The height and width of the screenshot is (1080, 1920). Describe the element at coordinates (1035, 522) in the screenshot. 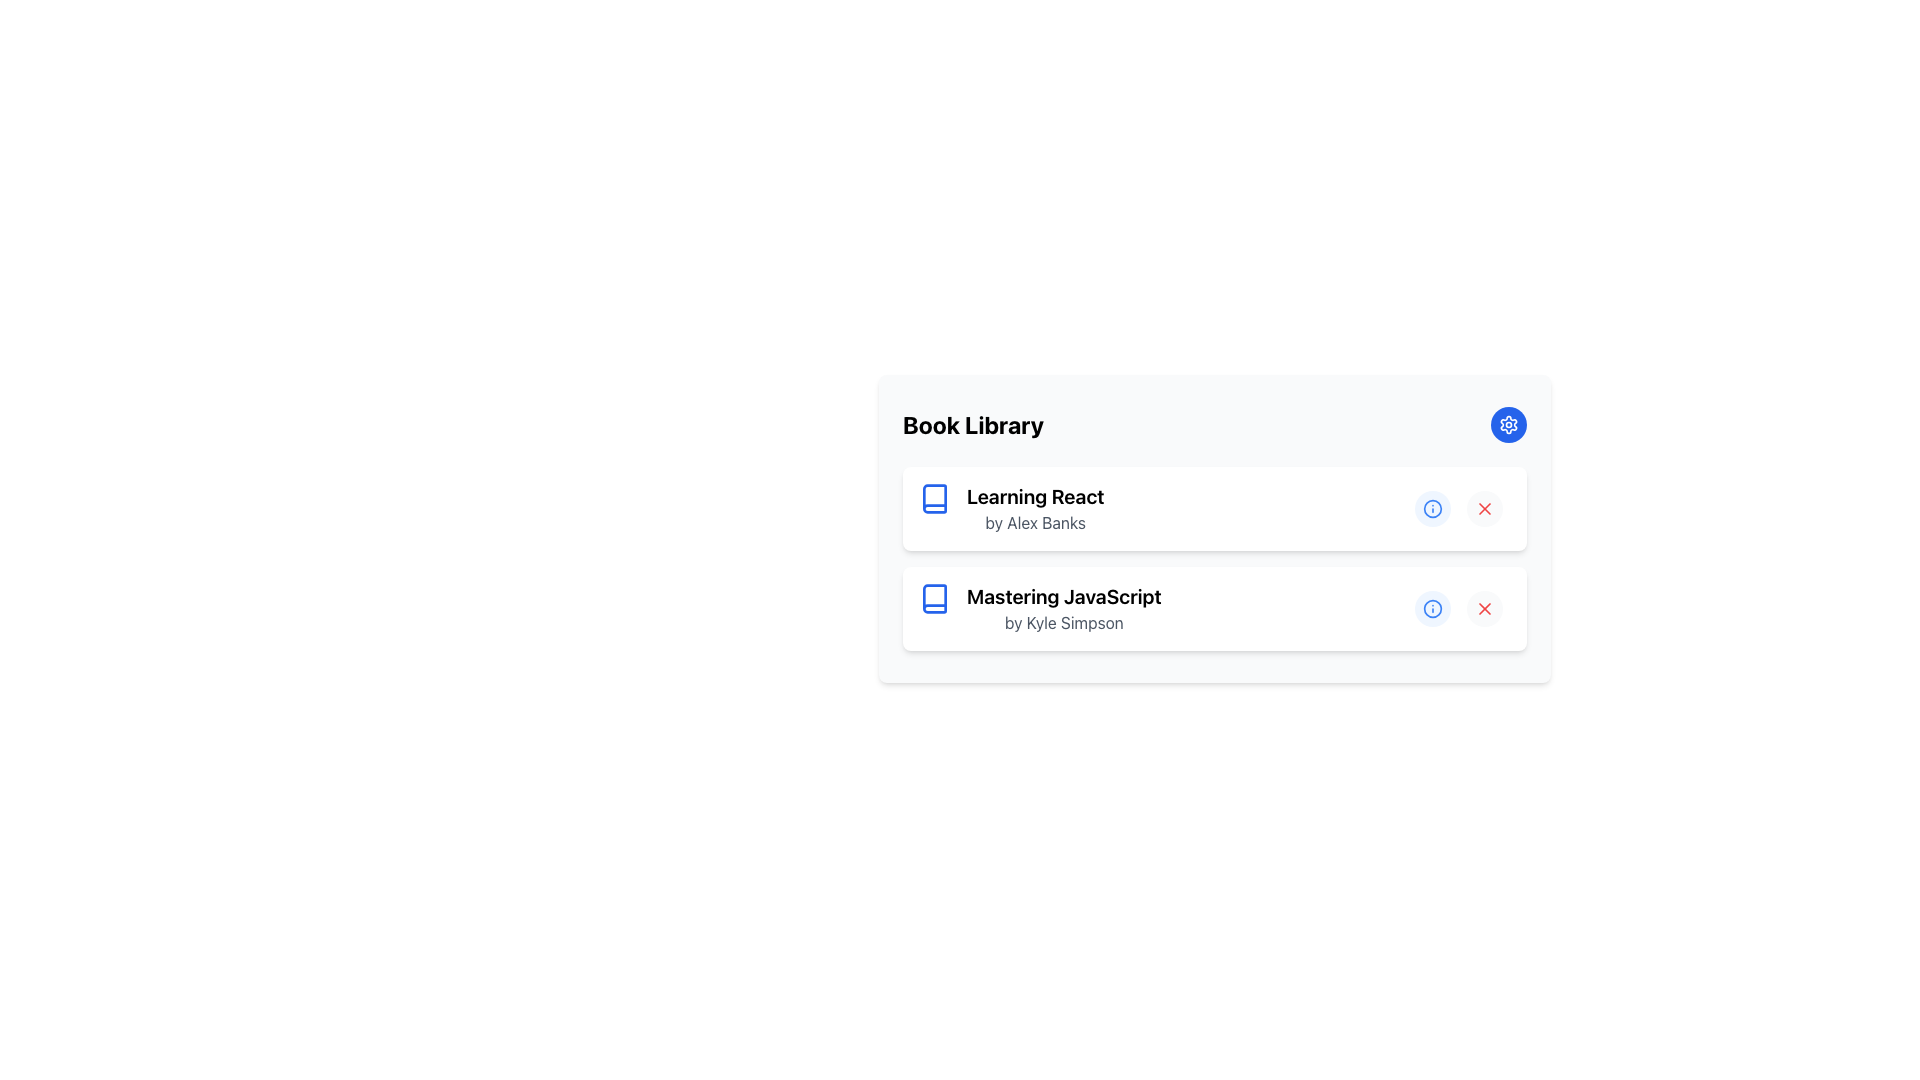

I see `the text label that reads 'by Alex Banks', which is styled in a muted gray color scheme and located directly below the 'Learning React' title` at that location.